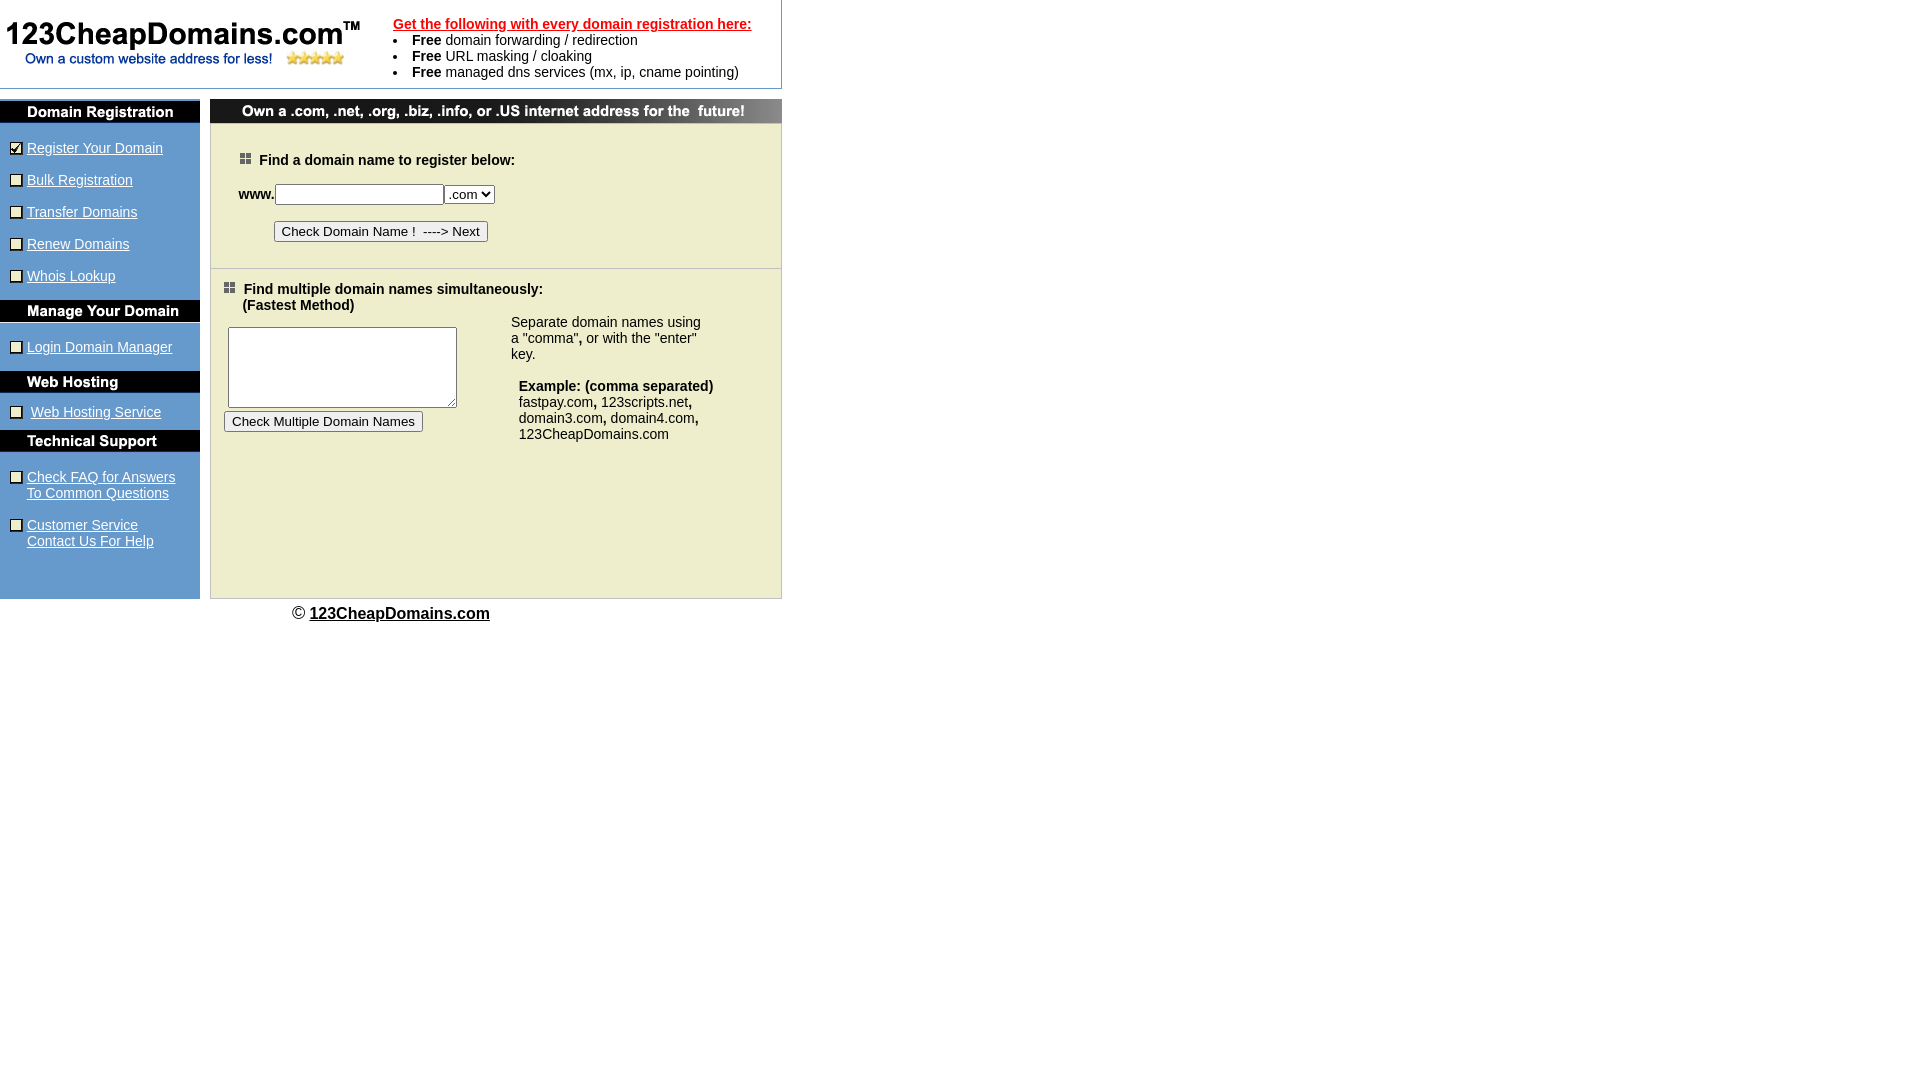 The width and height of the screenshot is (1920, 1080). What do you see at coordinates (99, 346) in the screenshot?
I see `'Login Domain Manager'` at bounding box center [99, 346].